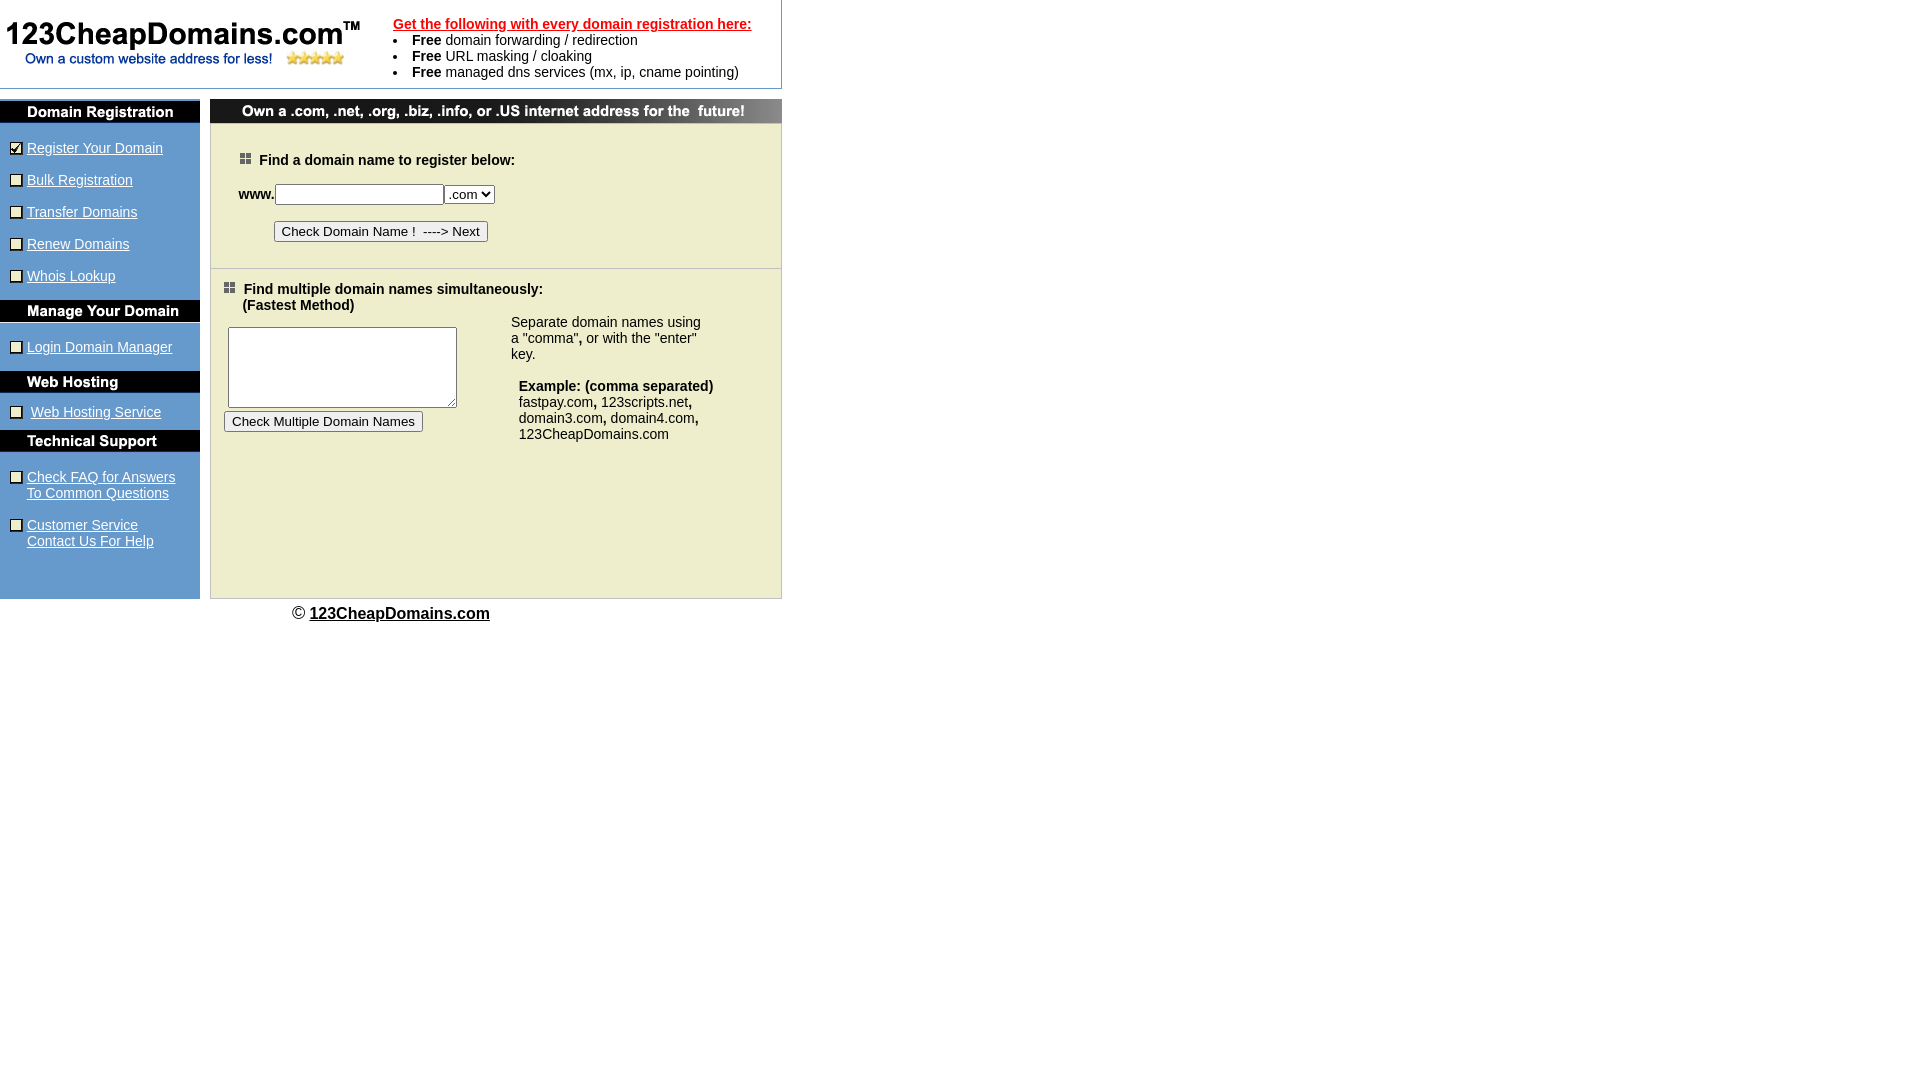 The width and height of the screenshot is (1920, 1080). What do you see at coordinates (99, 346) in the screenshot?
I see `'Login Domain Manager'` at bounding box center [99, 346].